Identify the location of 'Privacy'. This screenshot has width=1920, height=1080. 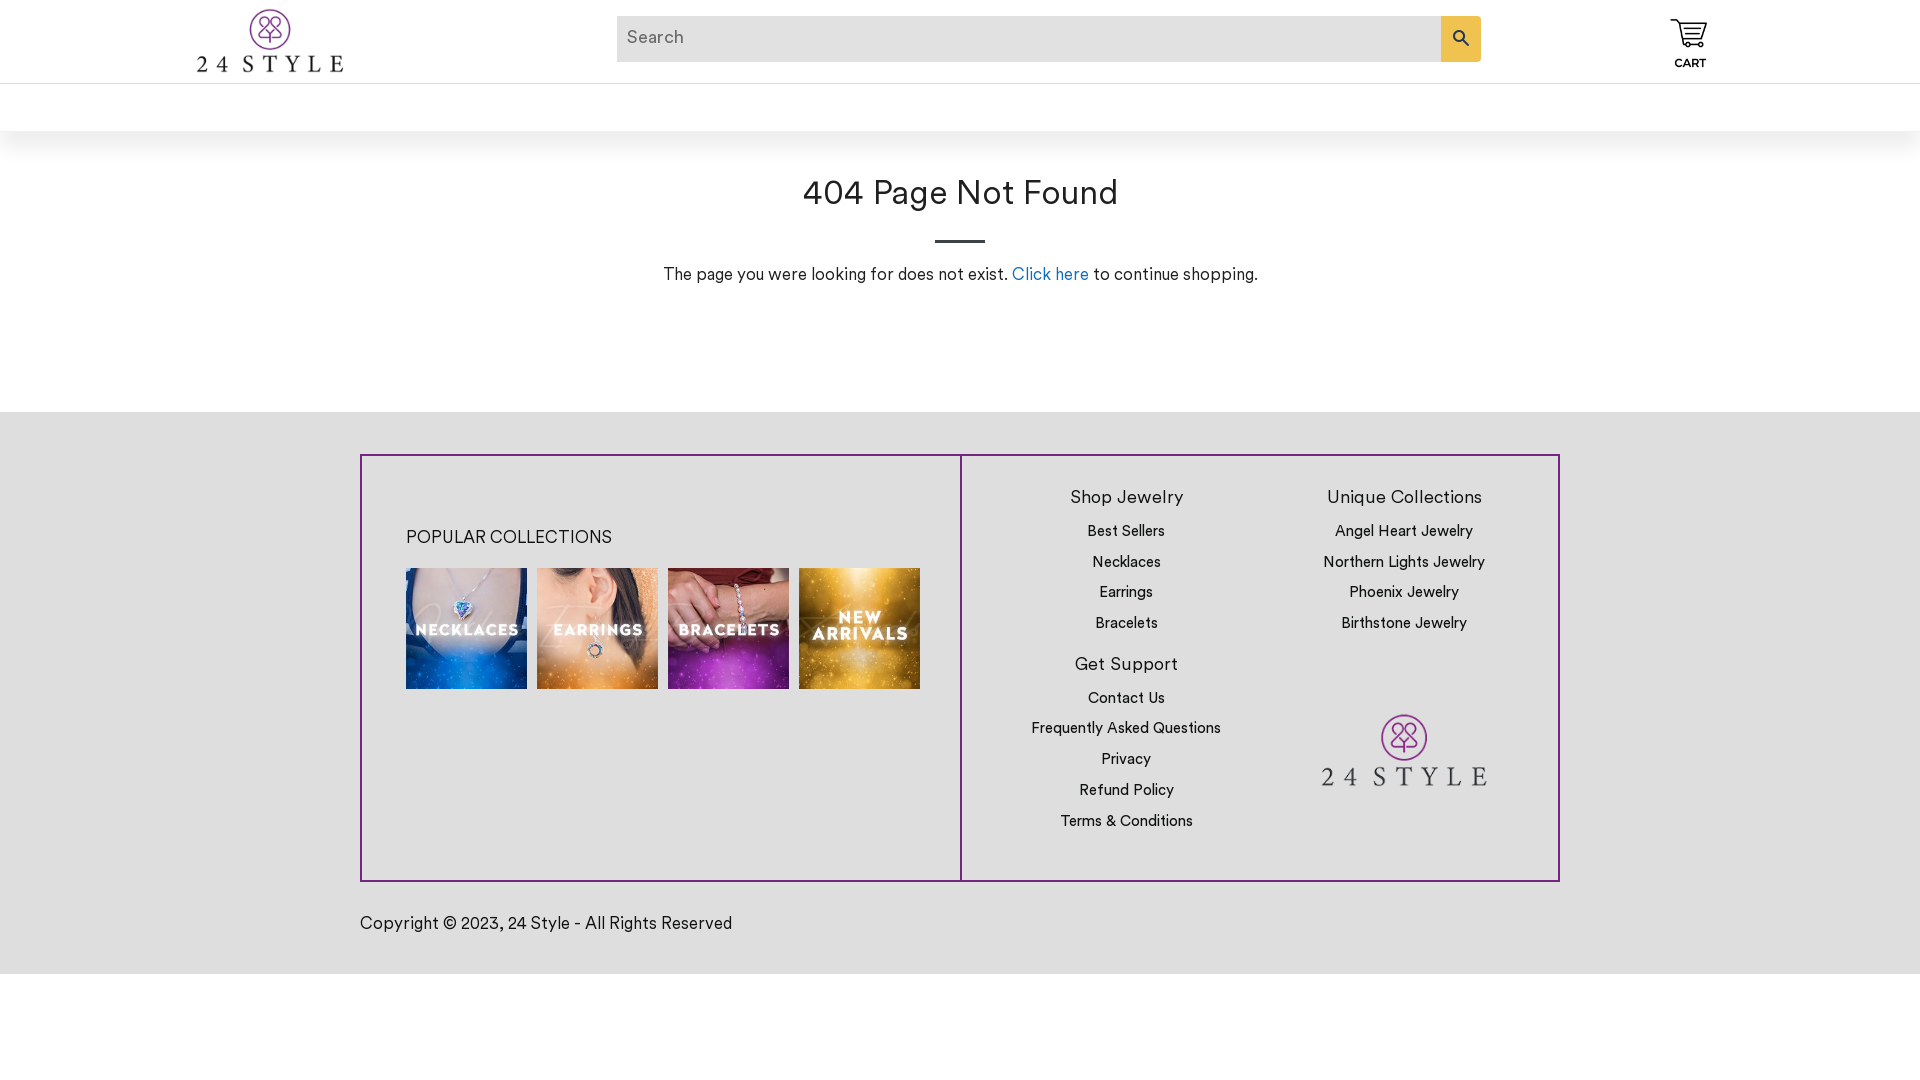
(1126, 760).